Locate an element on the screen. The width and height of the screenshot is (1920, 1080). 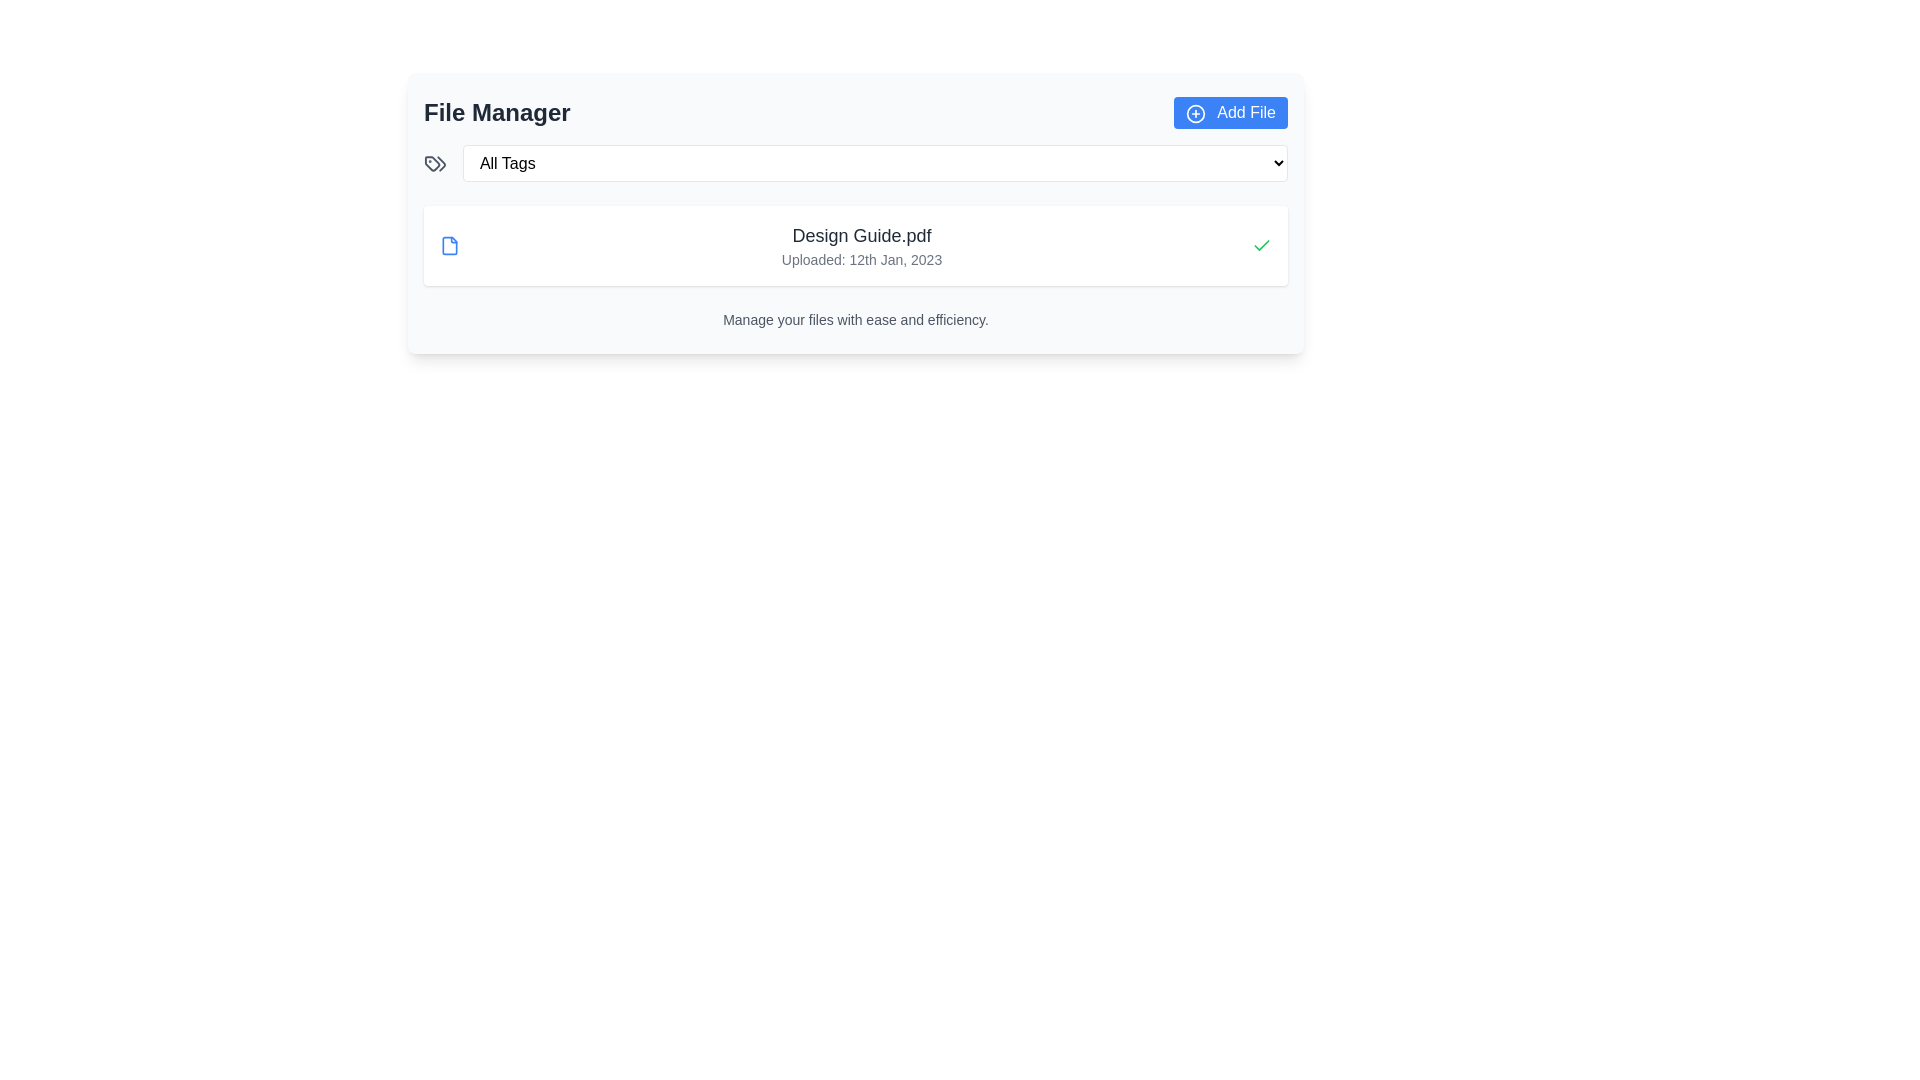
the tag filter dropdown menu located below the 'File Manager' title is located at coordinates (855, 161).